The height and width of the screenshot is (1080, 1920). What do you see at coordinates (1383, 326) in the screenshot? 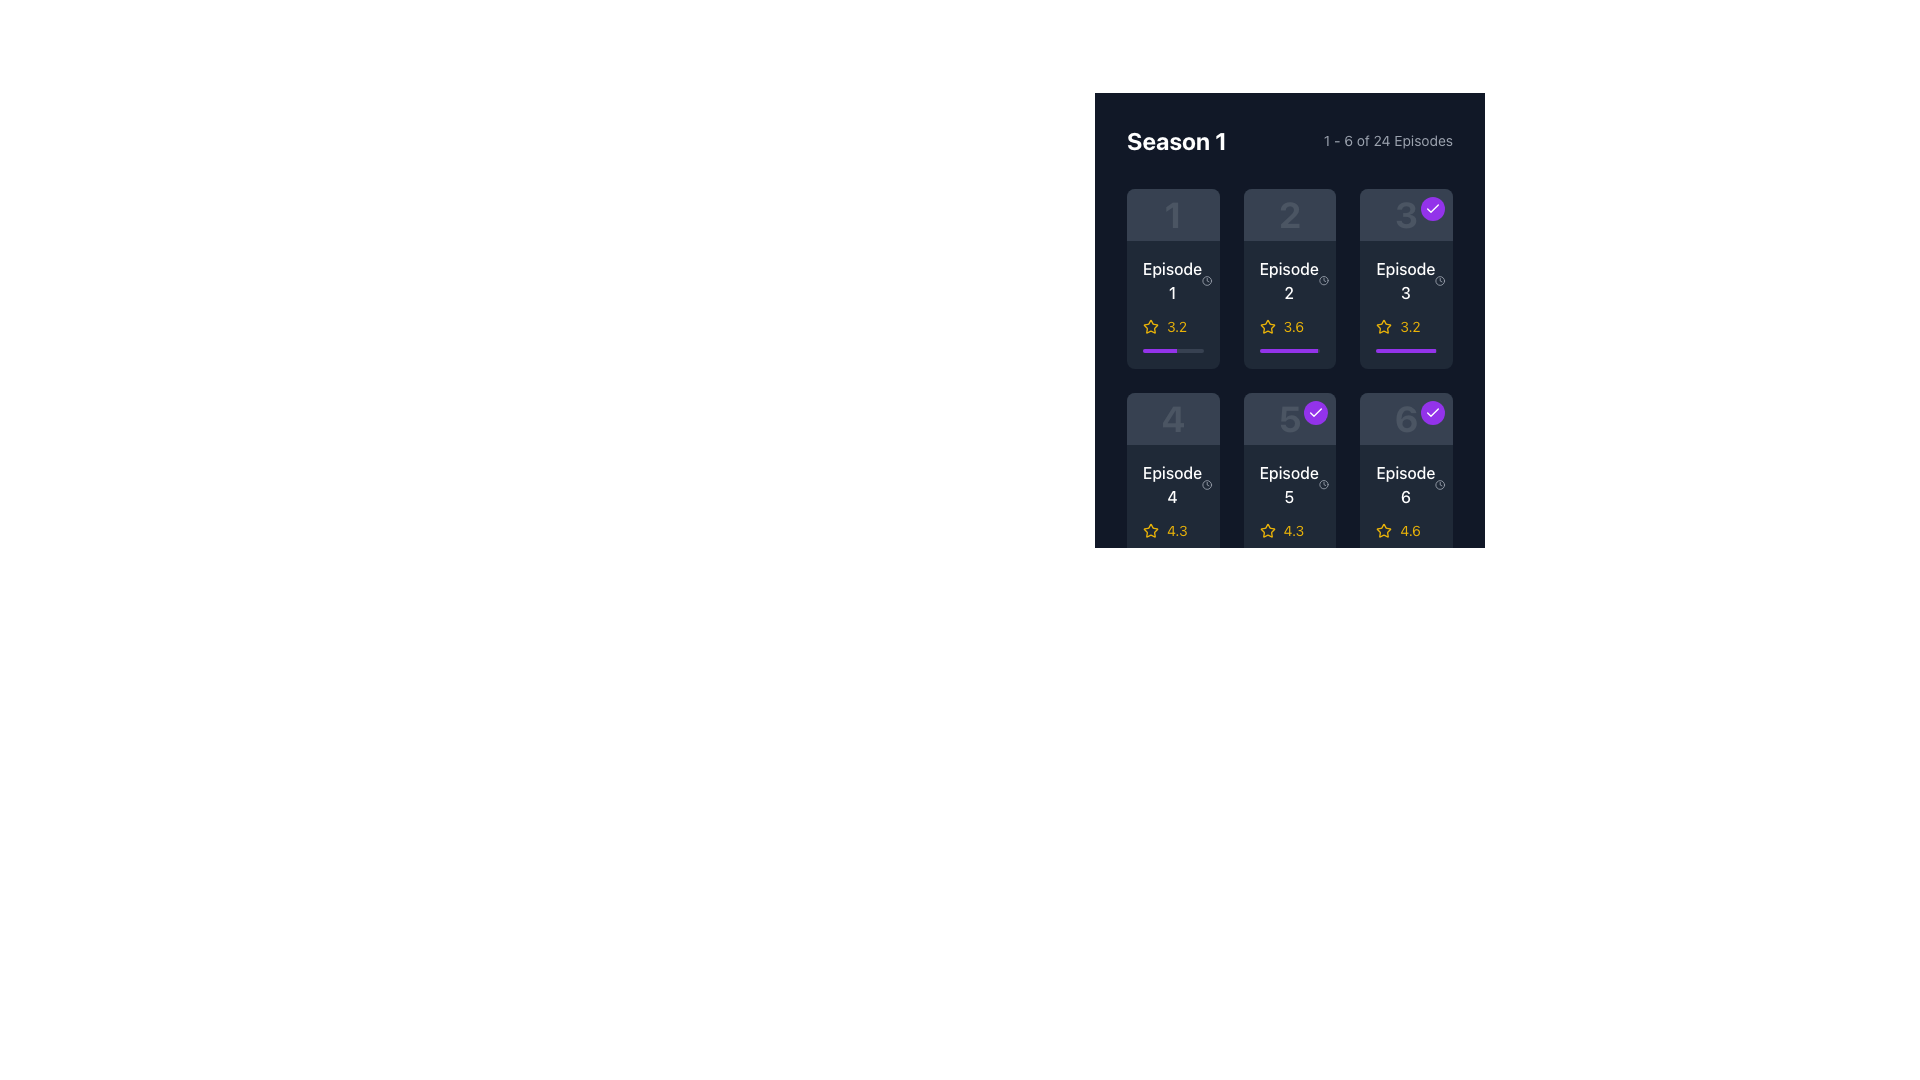
I see `the star icon that indicates a rating score of 3.2, which is located below the tile labeled 'Episode 3'` at bounding box center [1383, 326].